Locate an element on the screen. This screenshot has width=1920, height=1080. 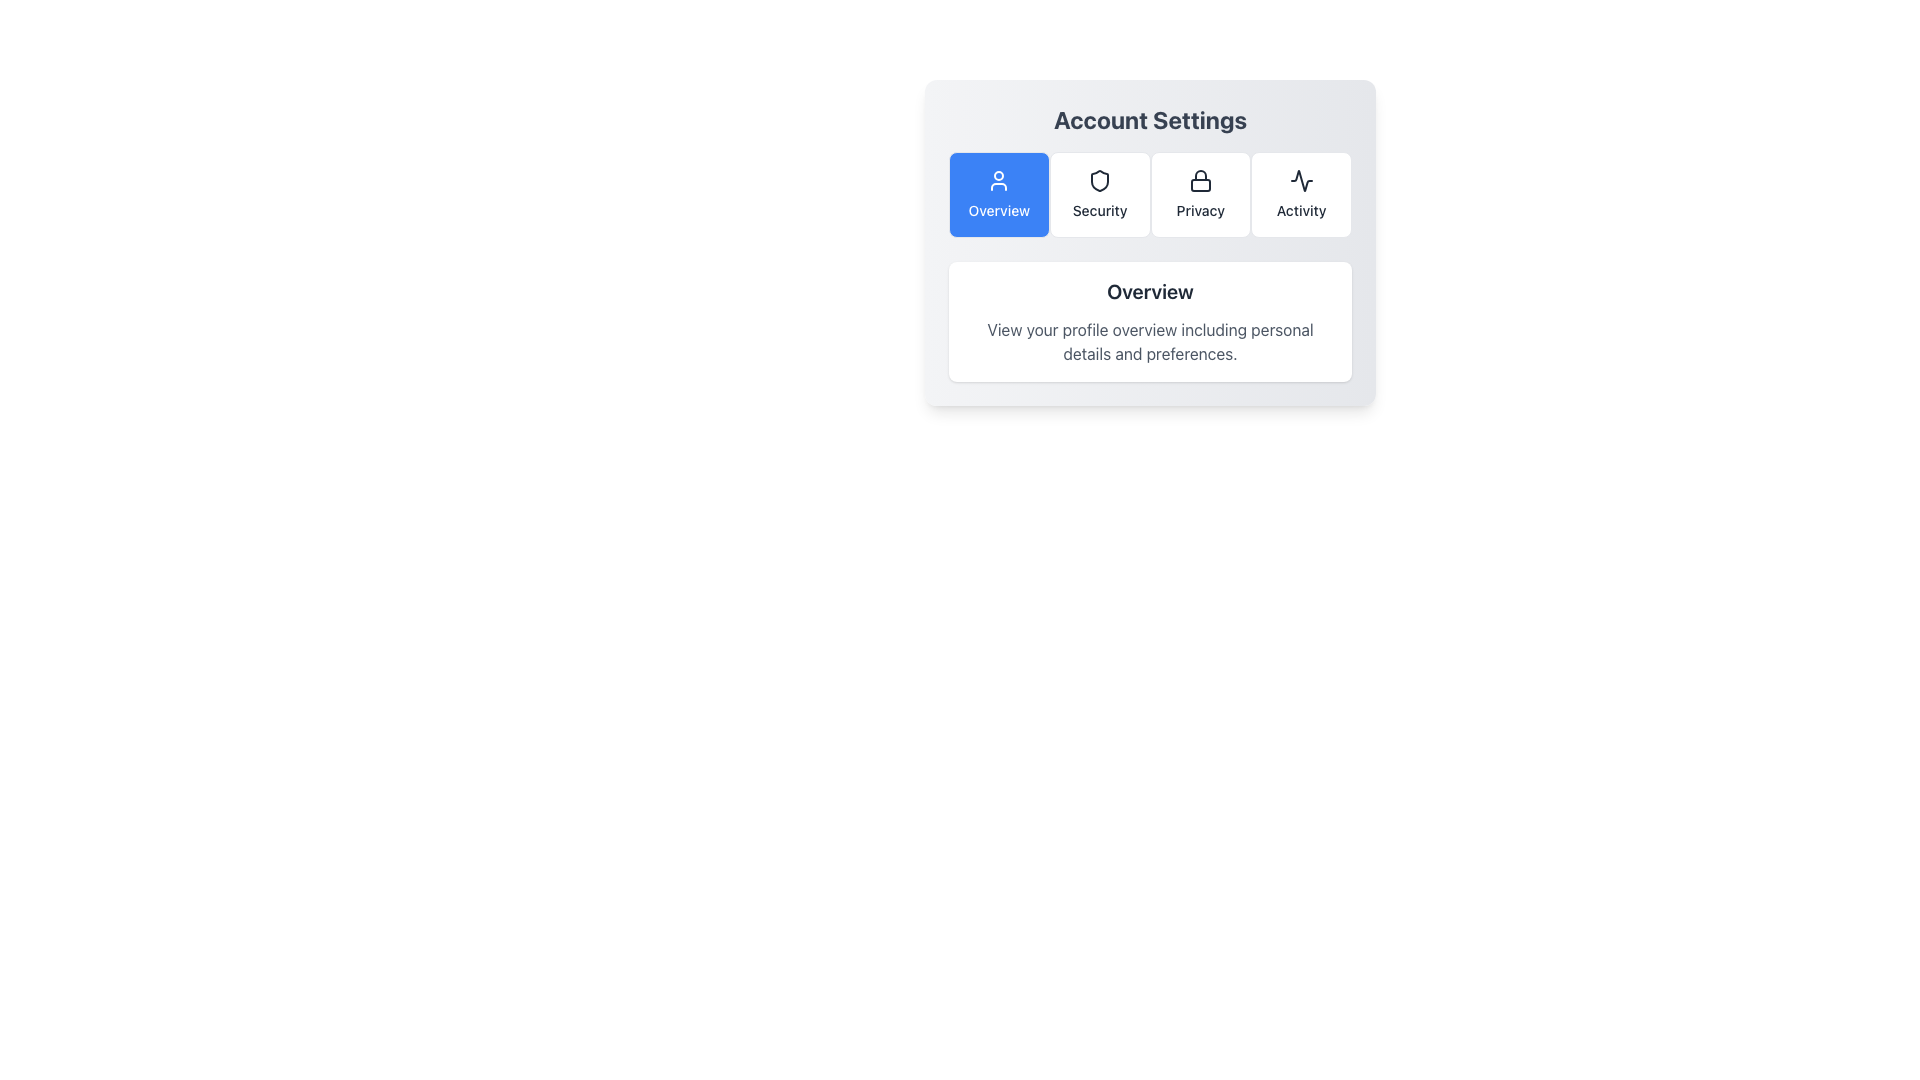
the text label displaying 'Activity' is located at coordinates (1301, 211).